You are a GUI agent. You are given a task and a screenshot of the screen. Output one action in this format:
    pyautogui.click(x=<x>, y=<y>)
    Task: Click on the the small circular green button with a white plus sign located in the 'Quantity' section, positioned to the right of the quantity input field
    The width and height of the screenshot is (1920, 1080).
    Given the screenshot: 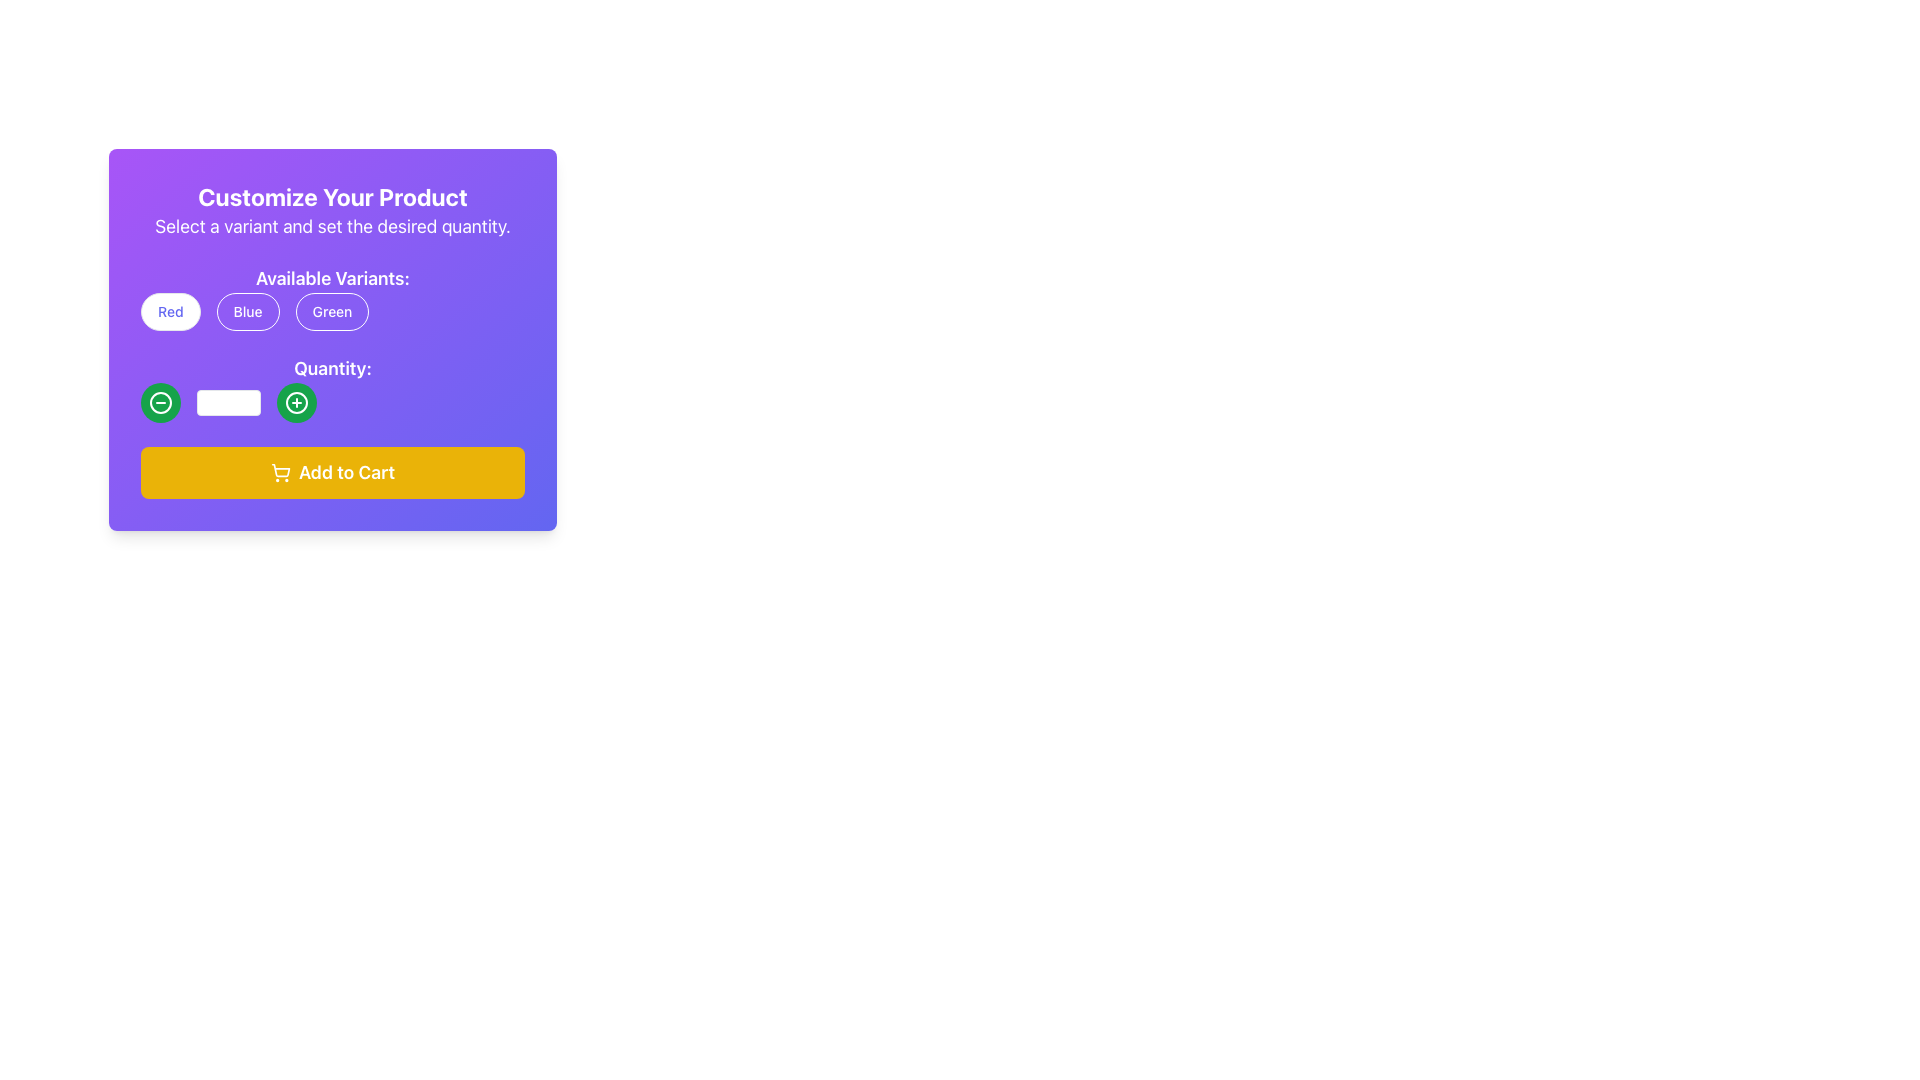 What is the action you would take?
    pyautogui.click(x=296, y=402)
    